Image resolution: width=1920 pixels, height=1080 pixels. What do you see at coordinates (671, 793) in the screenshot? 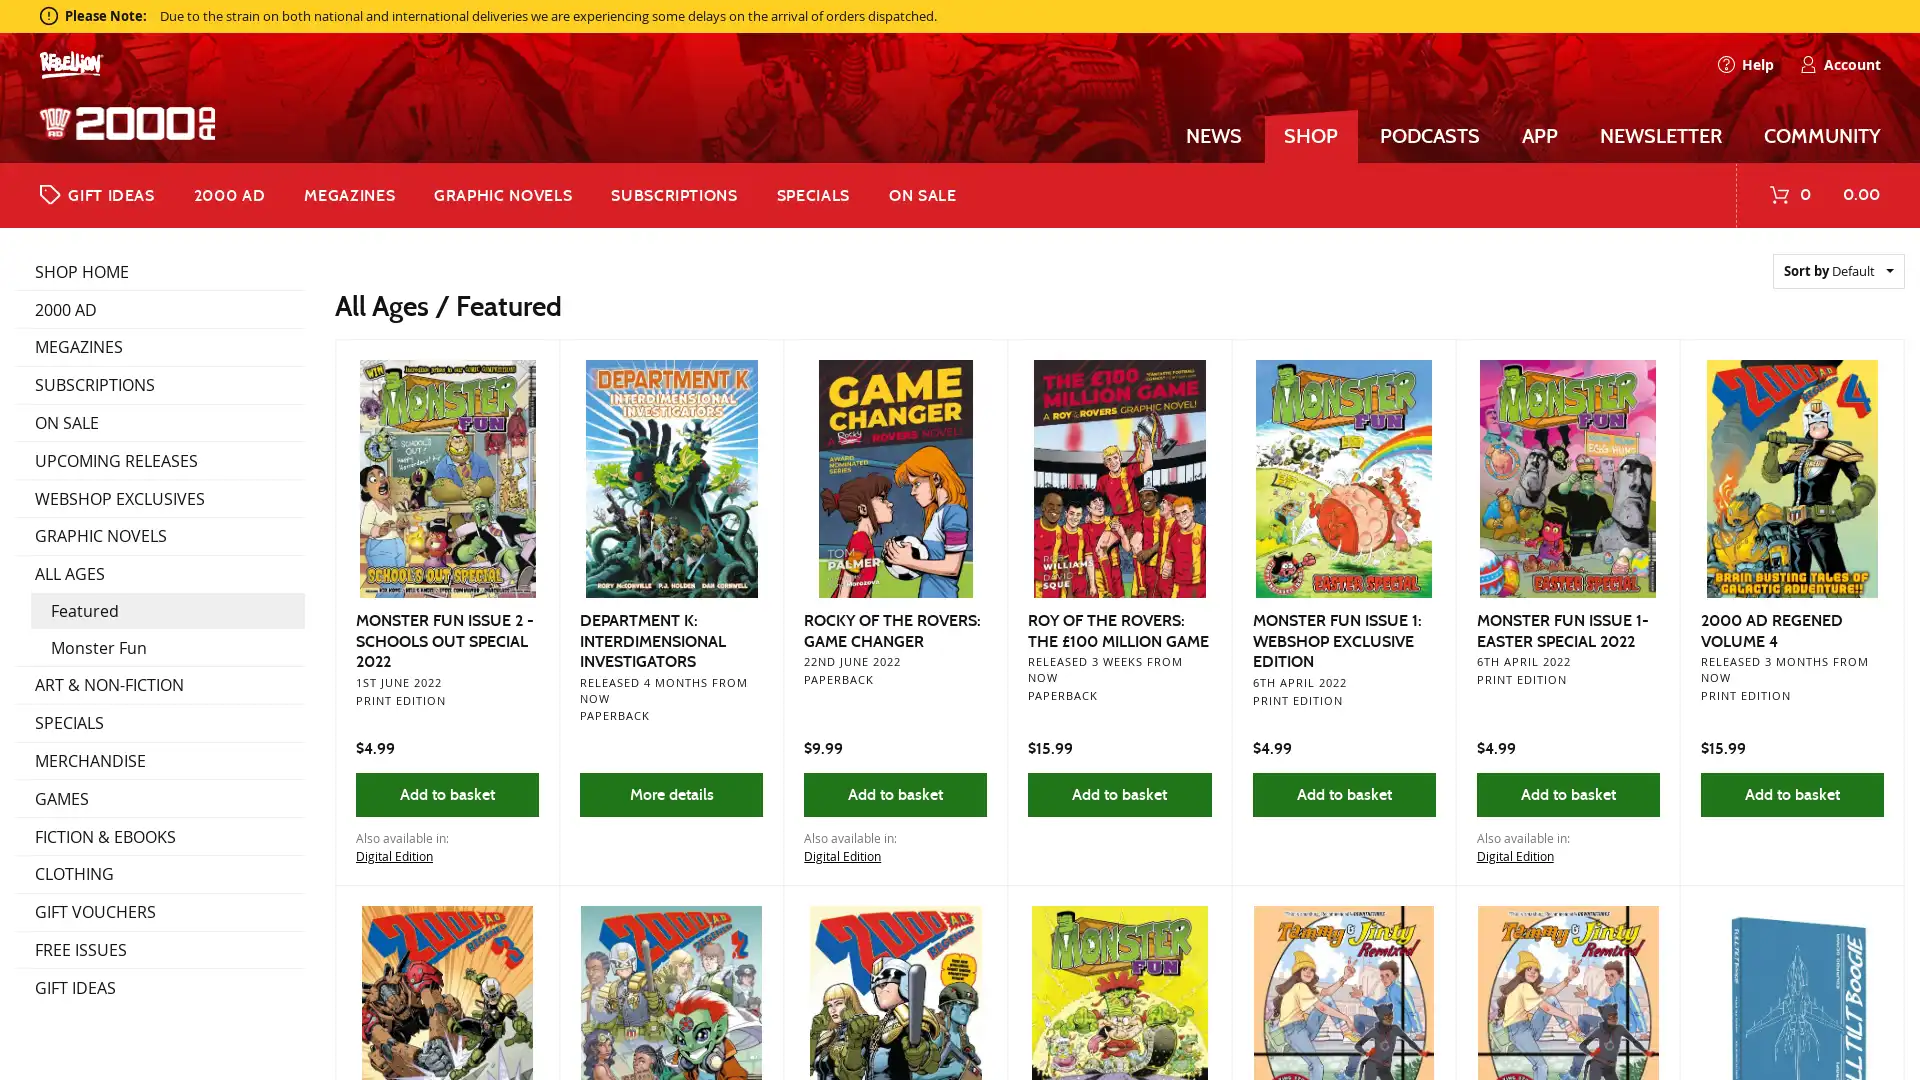
I see `More details` at bounding box center [671, 793].